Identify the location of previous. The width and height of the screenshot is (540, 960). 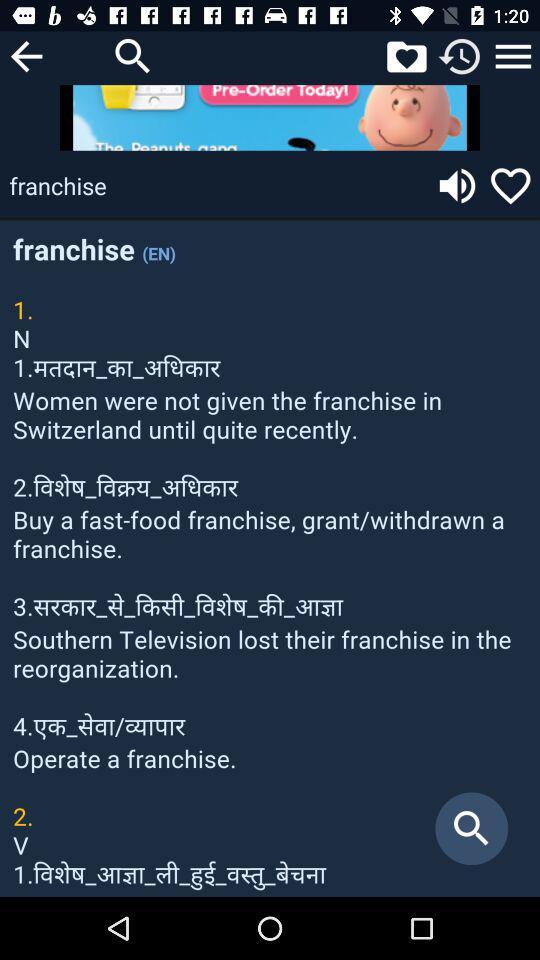
(25, 55).